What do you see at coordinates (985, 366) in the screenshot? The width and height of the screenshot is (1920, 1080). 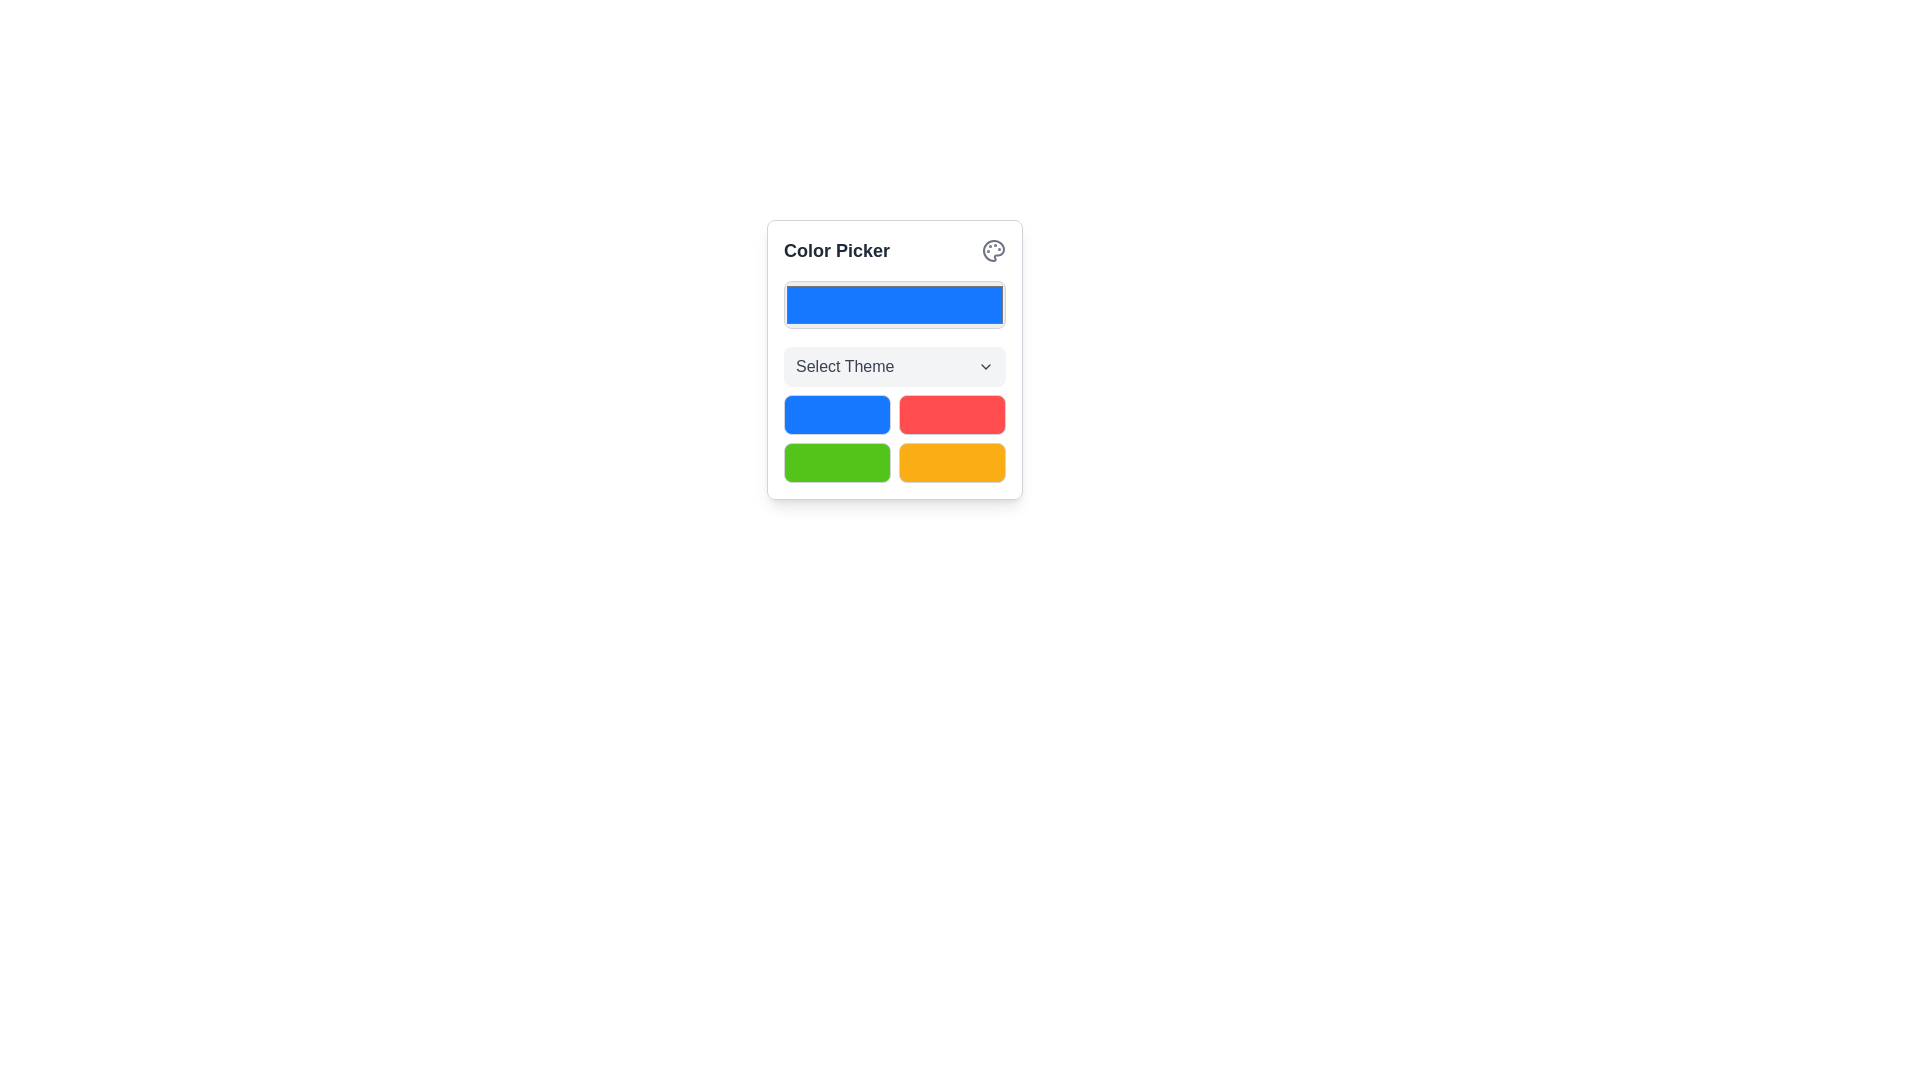 I see `the dropdown icon located to the right of the 'Select Theme' button` at bounding box center [985, 366].